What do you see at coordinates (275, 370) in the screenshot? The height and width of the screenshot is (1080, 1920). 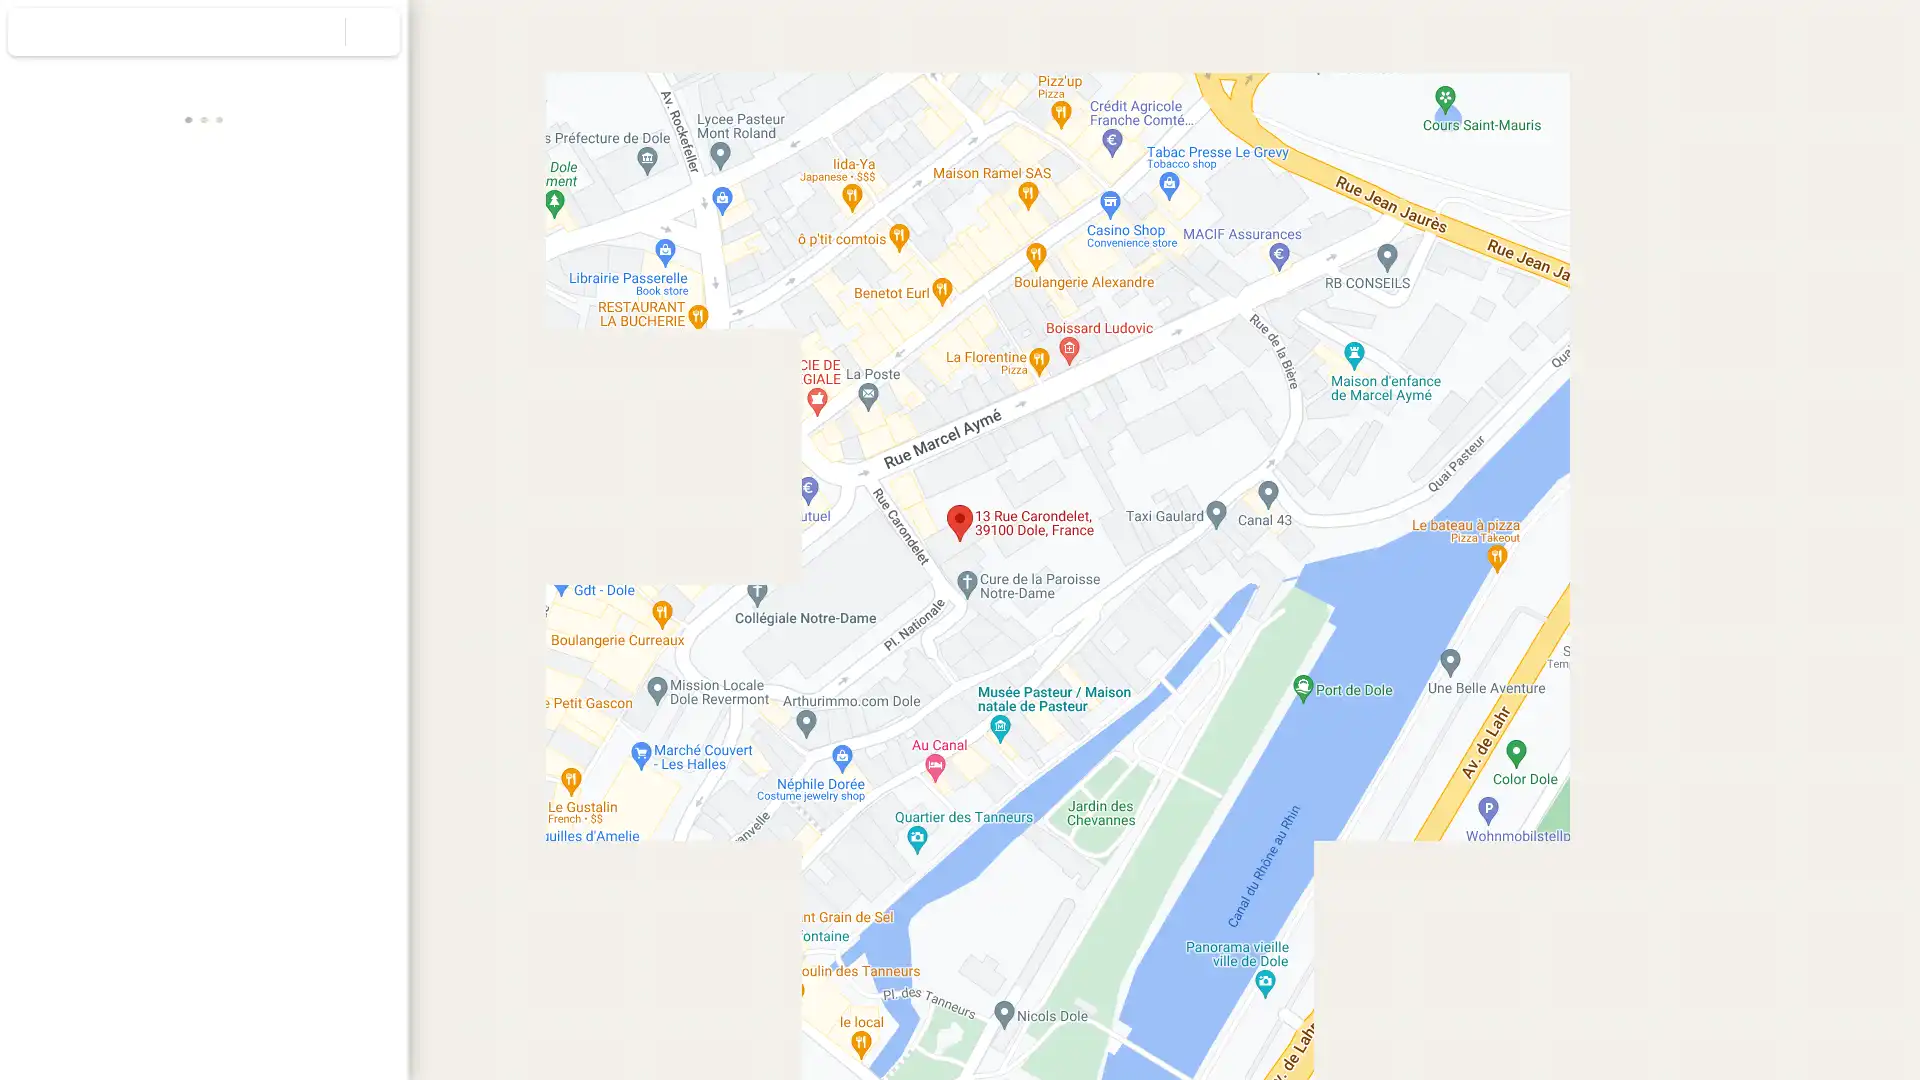 I see `Send 13 Rue Carondelet to your phone` at bounding box center [275, 370].